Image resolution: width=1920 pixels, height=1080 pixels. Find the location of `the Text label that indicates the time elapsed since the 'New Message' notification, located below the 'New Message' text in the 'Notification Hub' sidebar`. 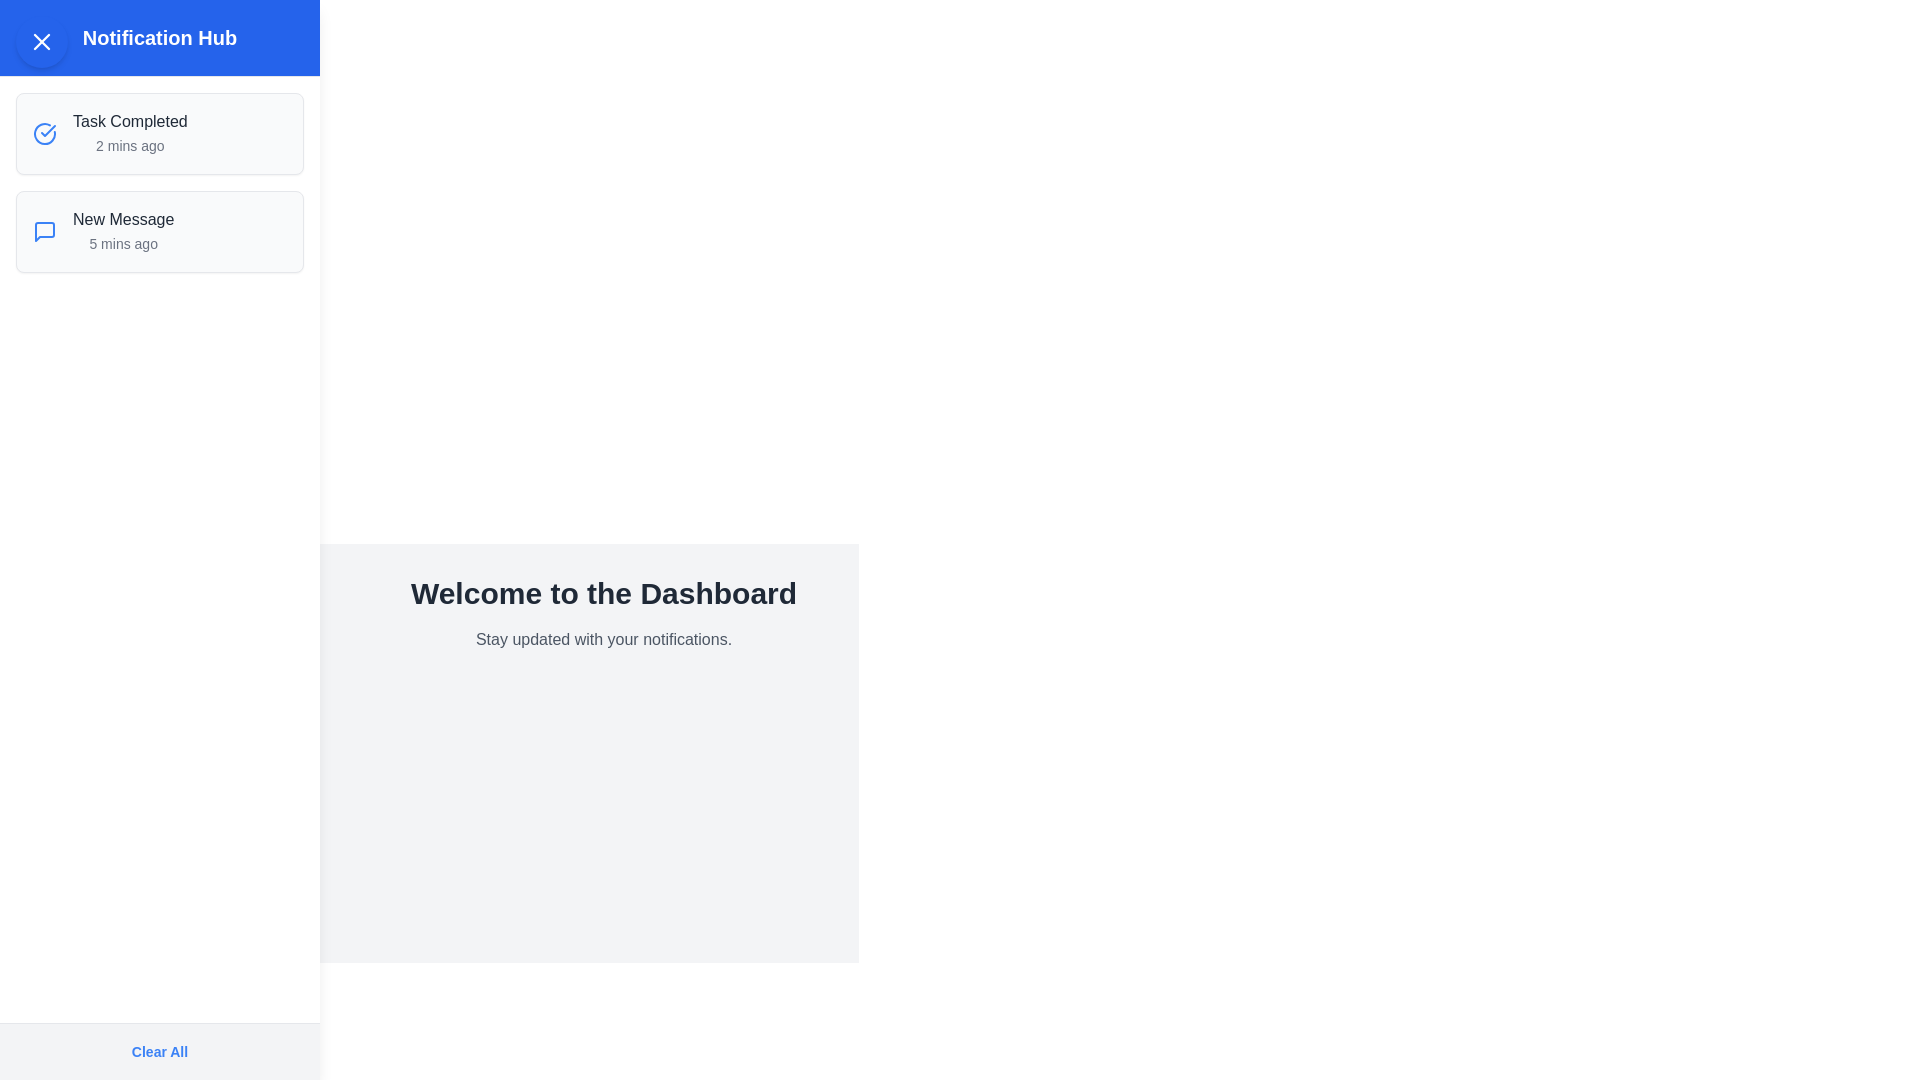

the Text label that indicates the time elapsed since the 'New Message' notification, located below the 'New Message' text in the 'Notification Hub' sidebar is located at coordinates (122, 242).